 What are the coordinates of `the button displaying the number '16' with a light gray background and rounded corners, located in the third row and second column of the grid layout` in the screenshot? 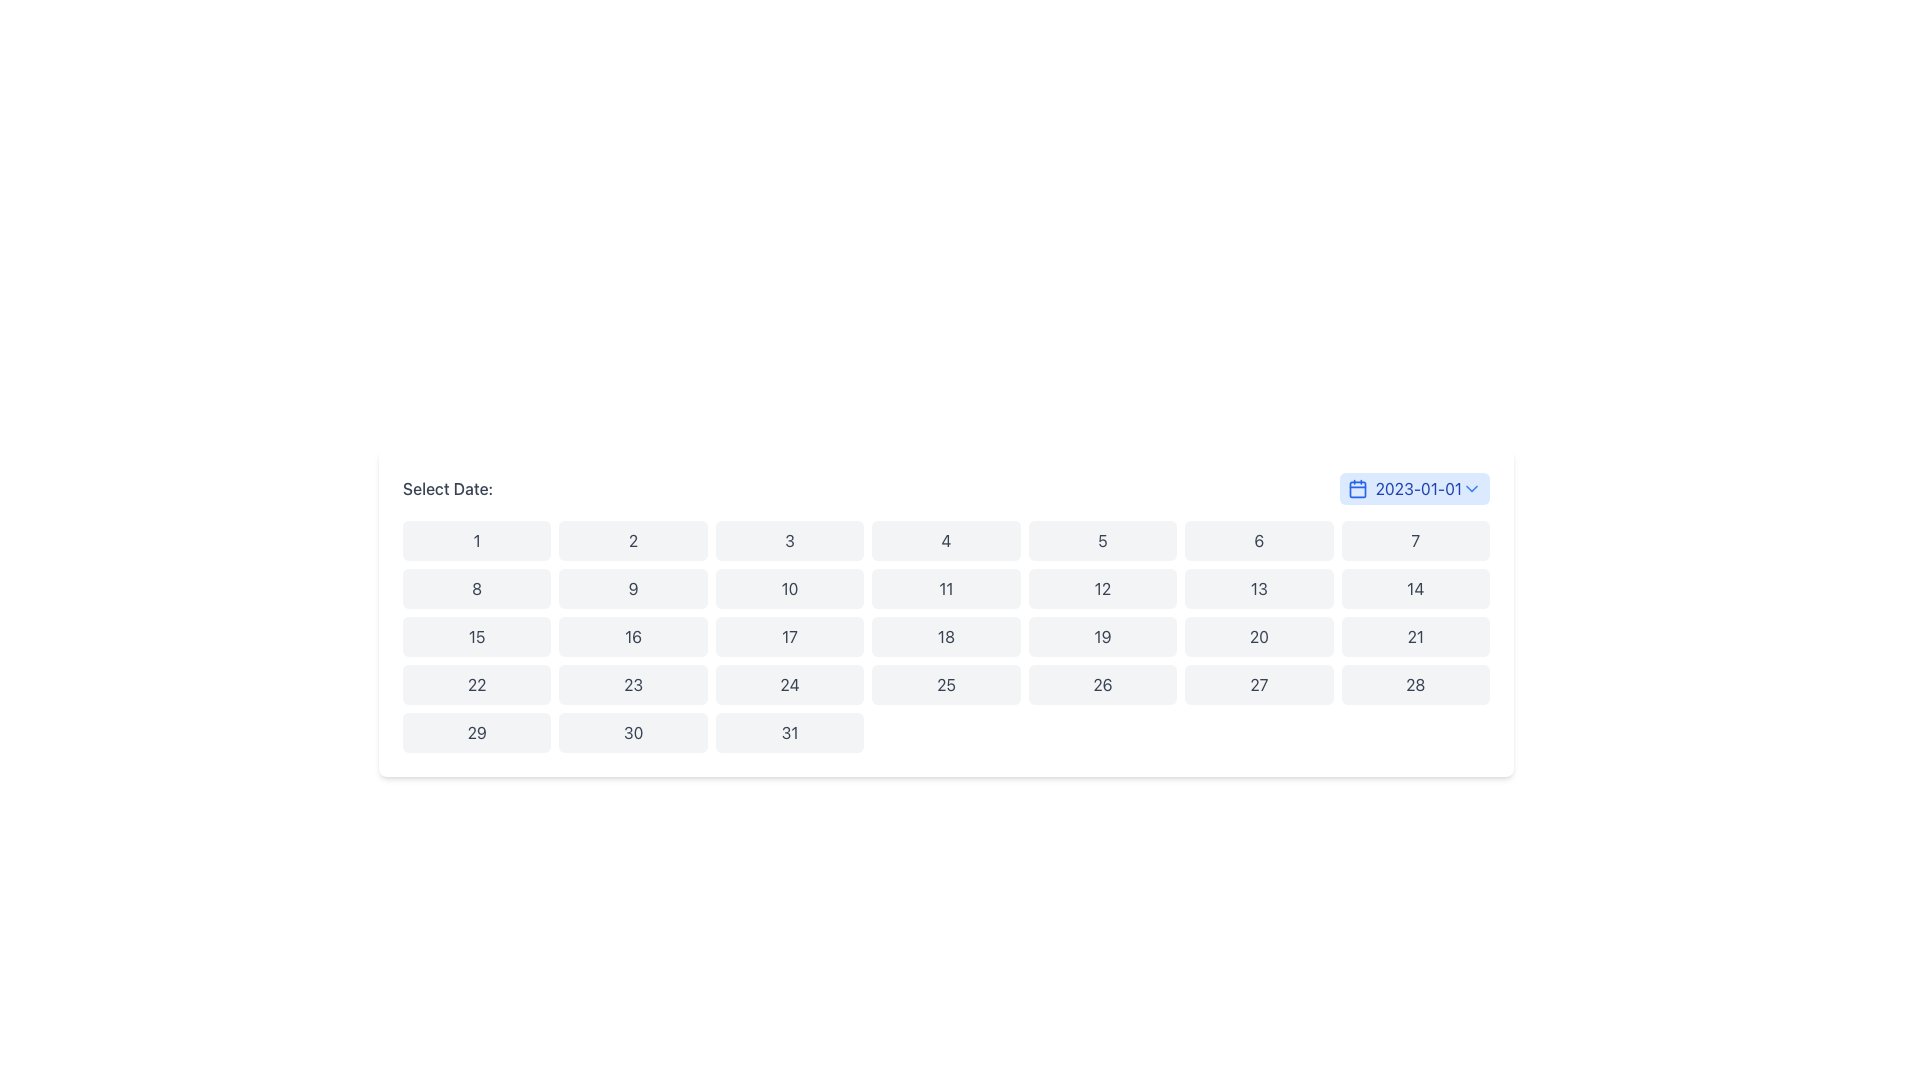 It's located at (632, 636).